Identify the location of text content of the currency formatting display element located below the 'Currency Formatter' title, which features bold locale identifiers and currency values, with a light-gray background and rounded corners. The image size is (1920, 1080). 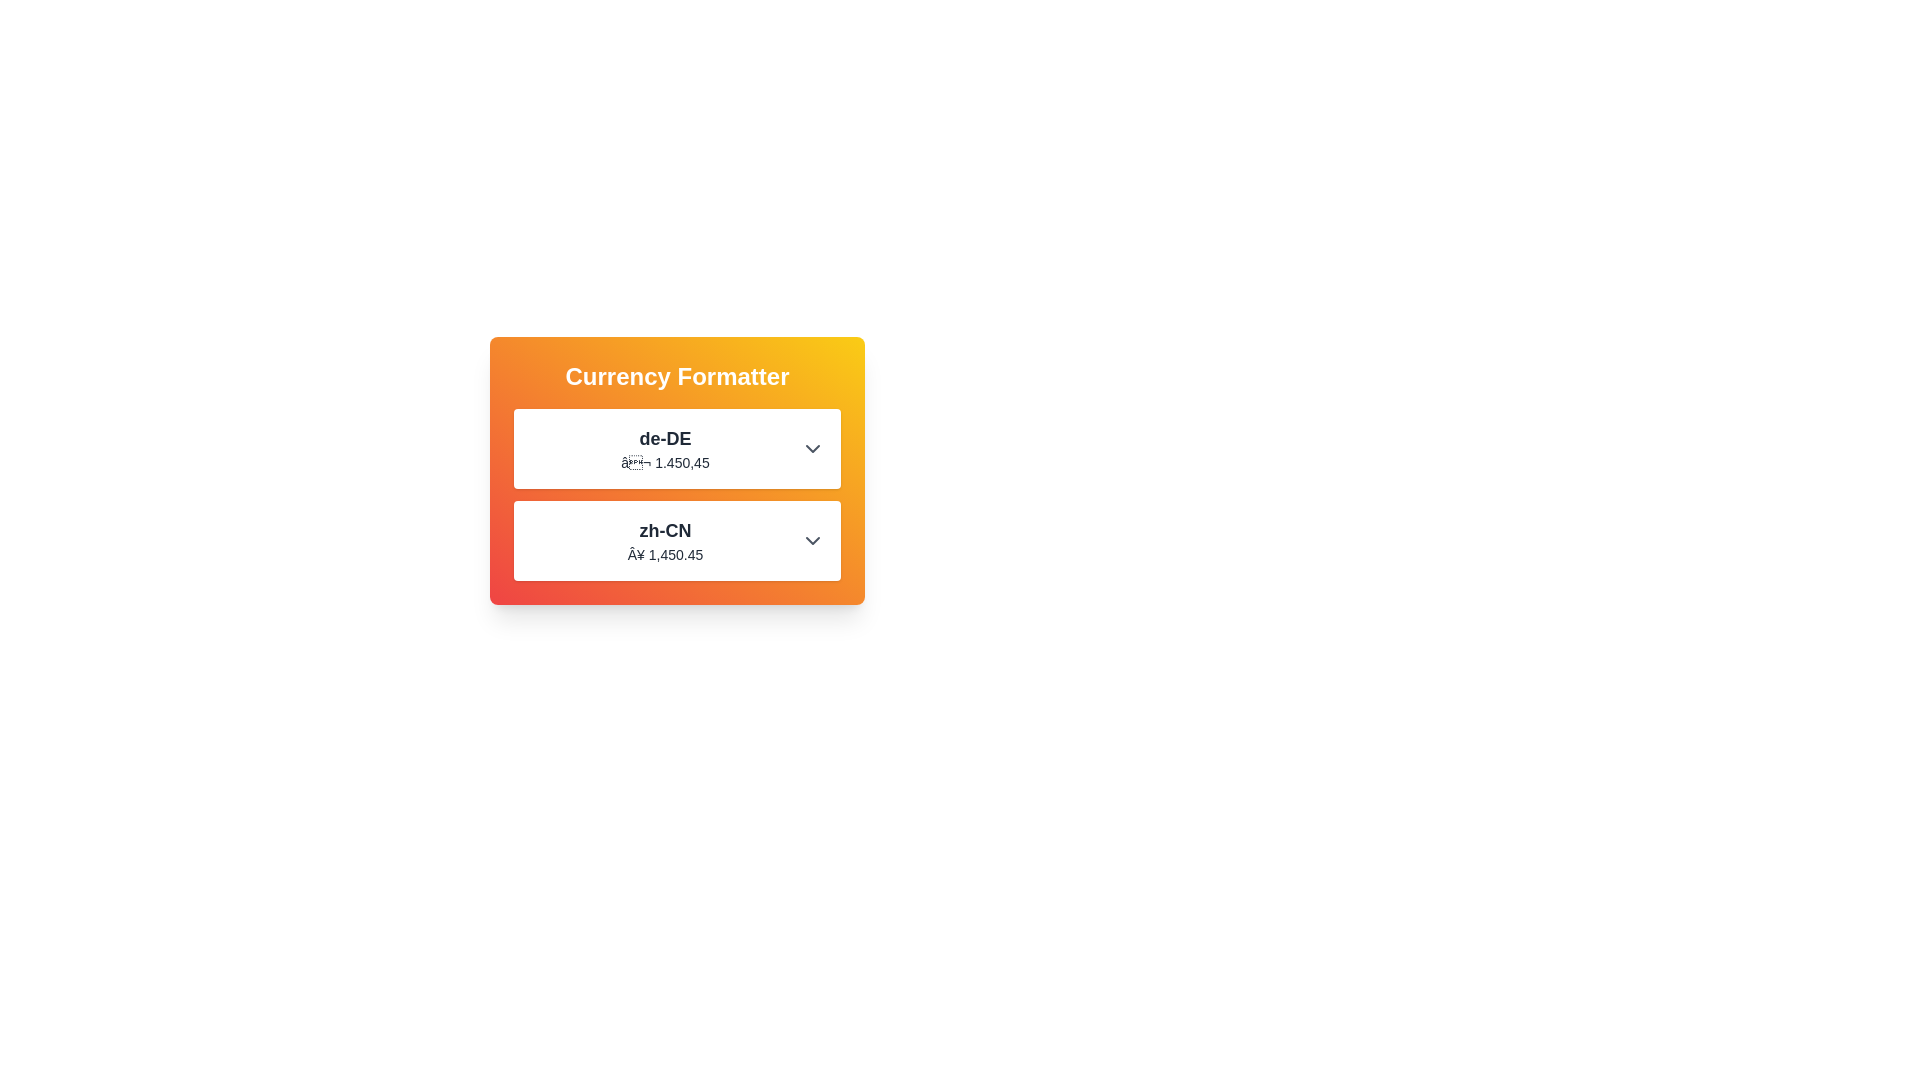
(677, 494).